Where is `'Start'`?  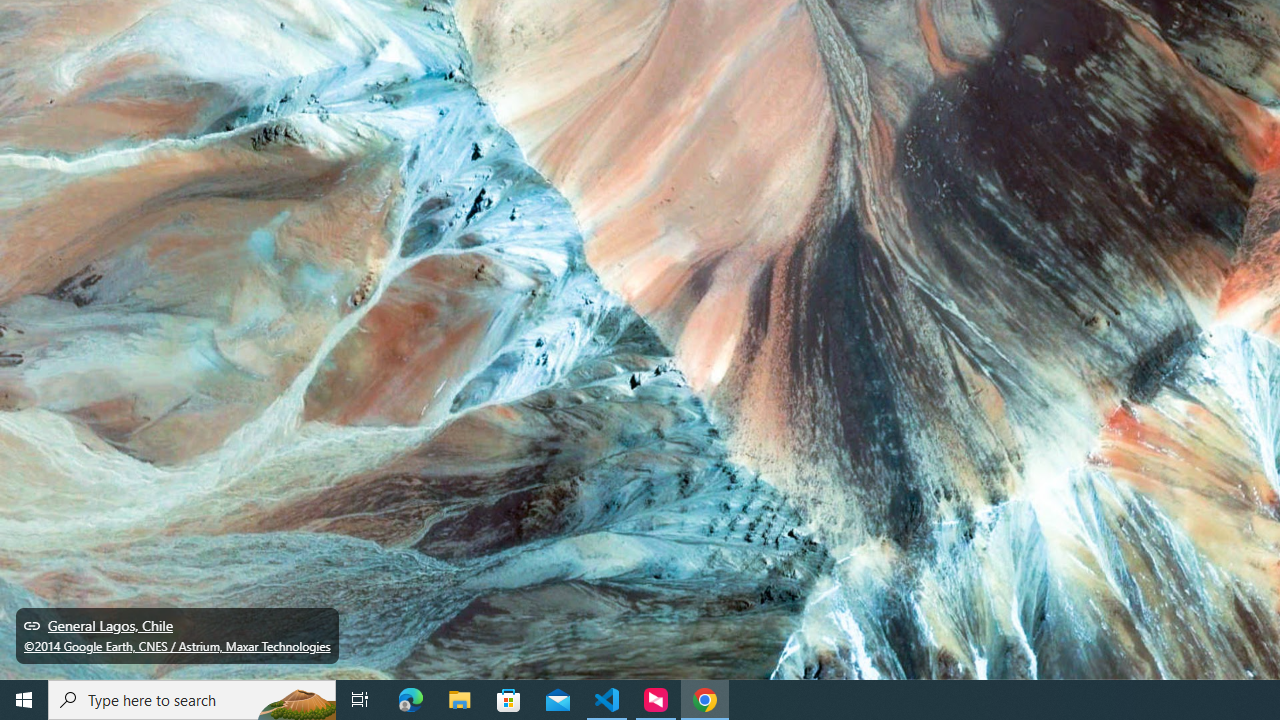 'Start' is located at coordinates (24, 698).